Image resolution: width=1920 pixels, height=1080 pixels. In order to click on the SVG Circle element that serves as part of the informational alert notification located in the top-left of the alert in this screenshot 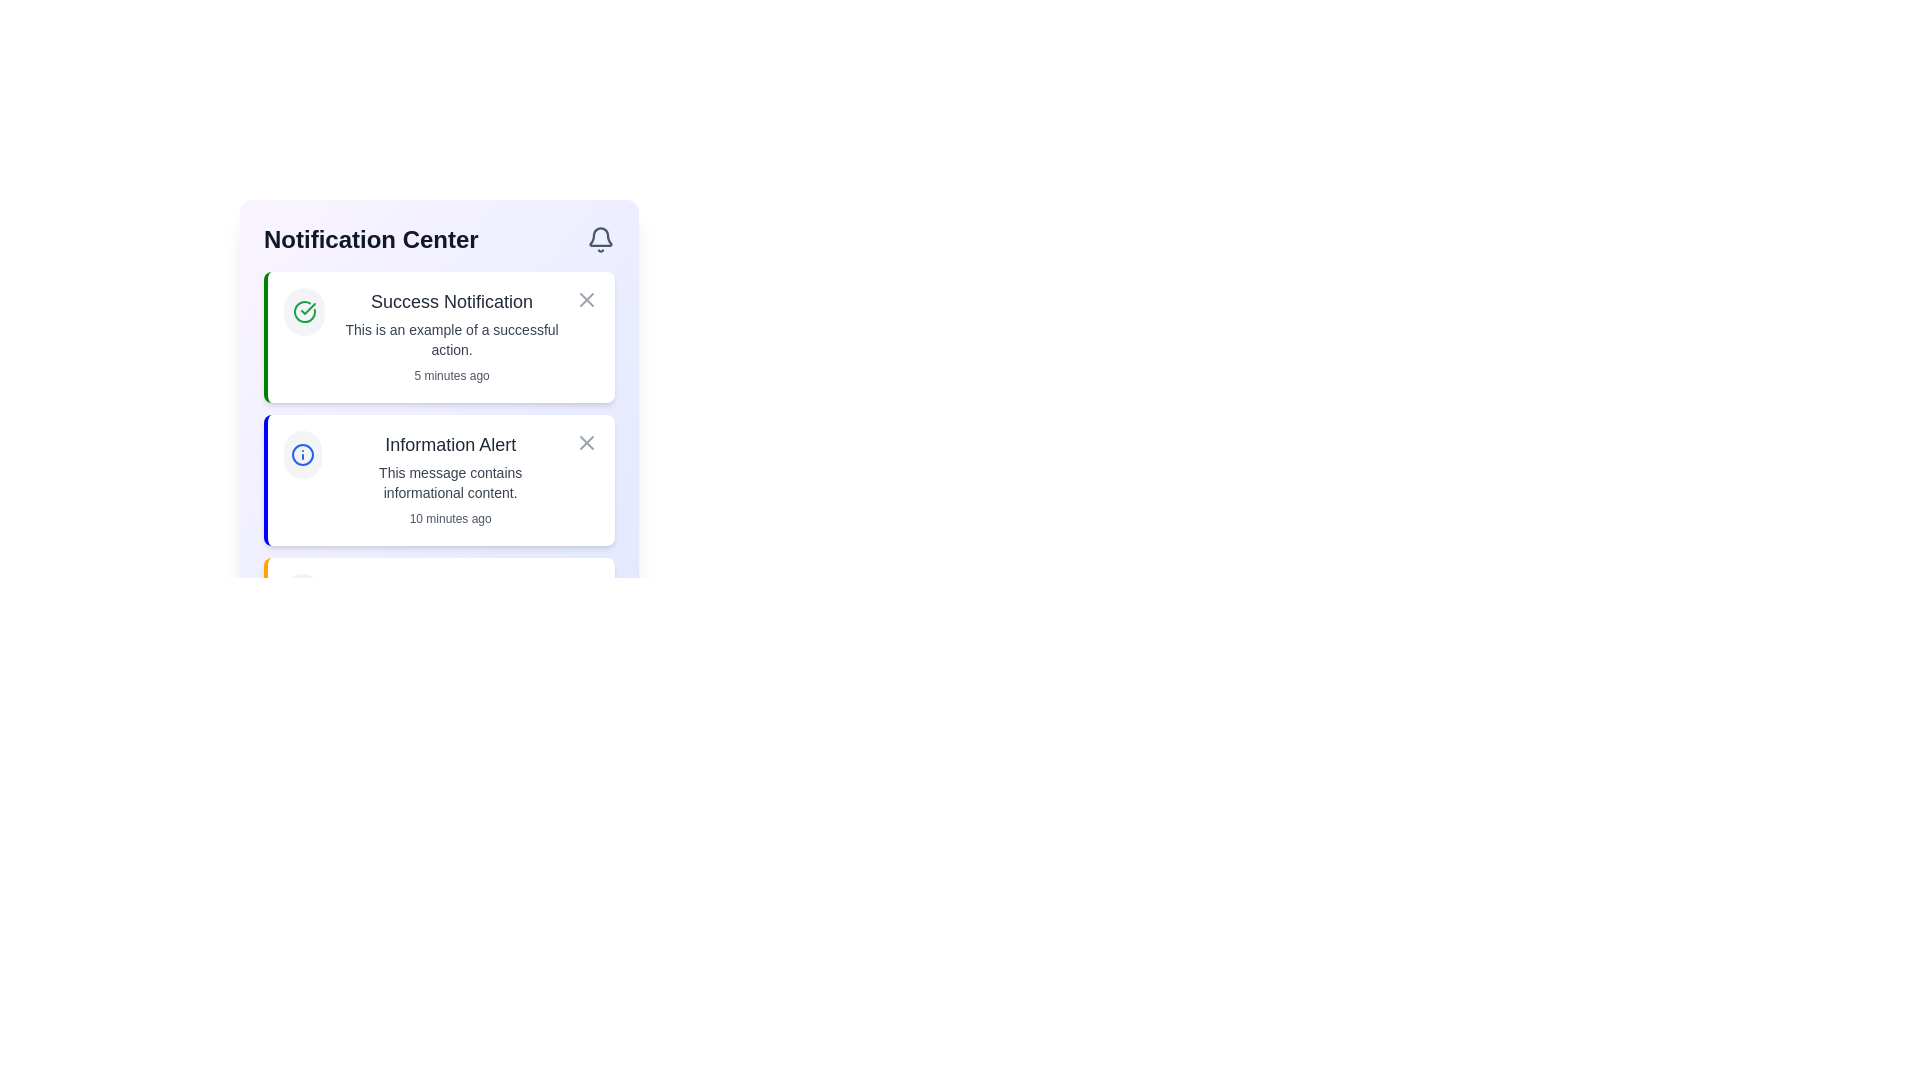, I will do `click(302, 455)`.